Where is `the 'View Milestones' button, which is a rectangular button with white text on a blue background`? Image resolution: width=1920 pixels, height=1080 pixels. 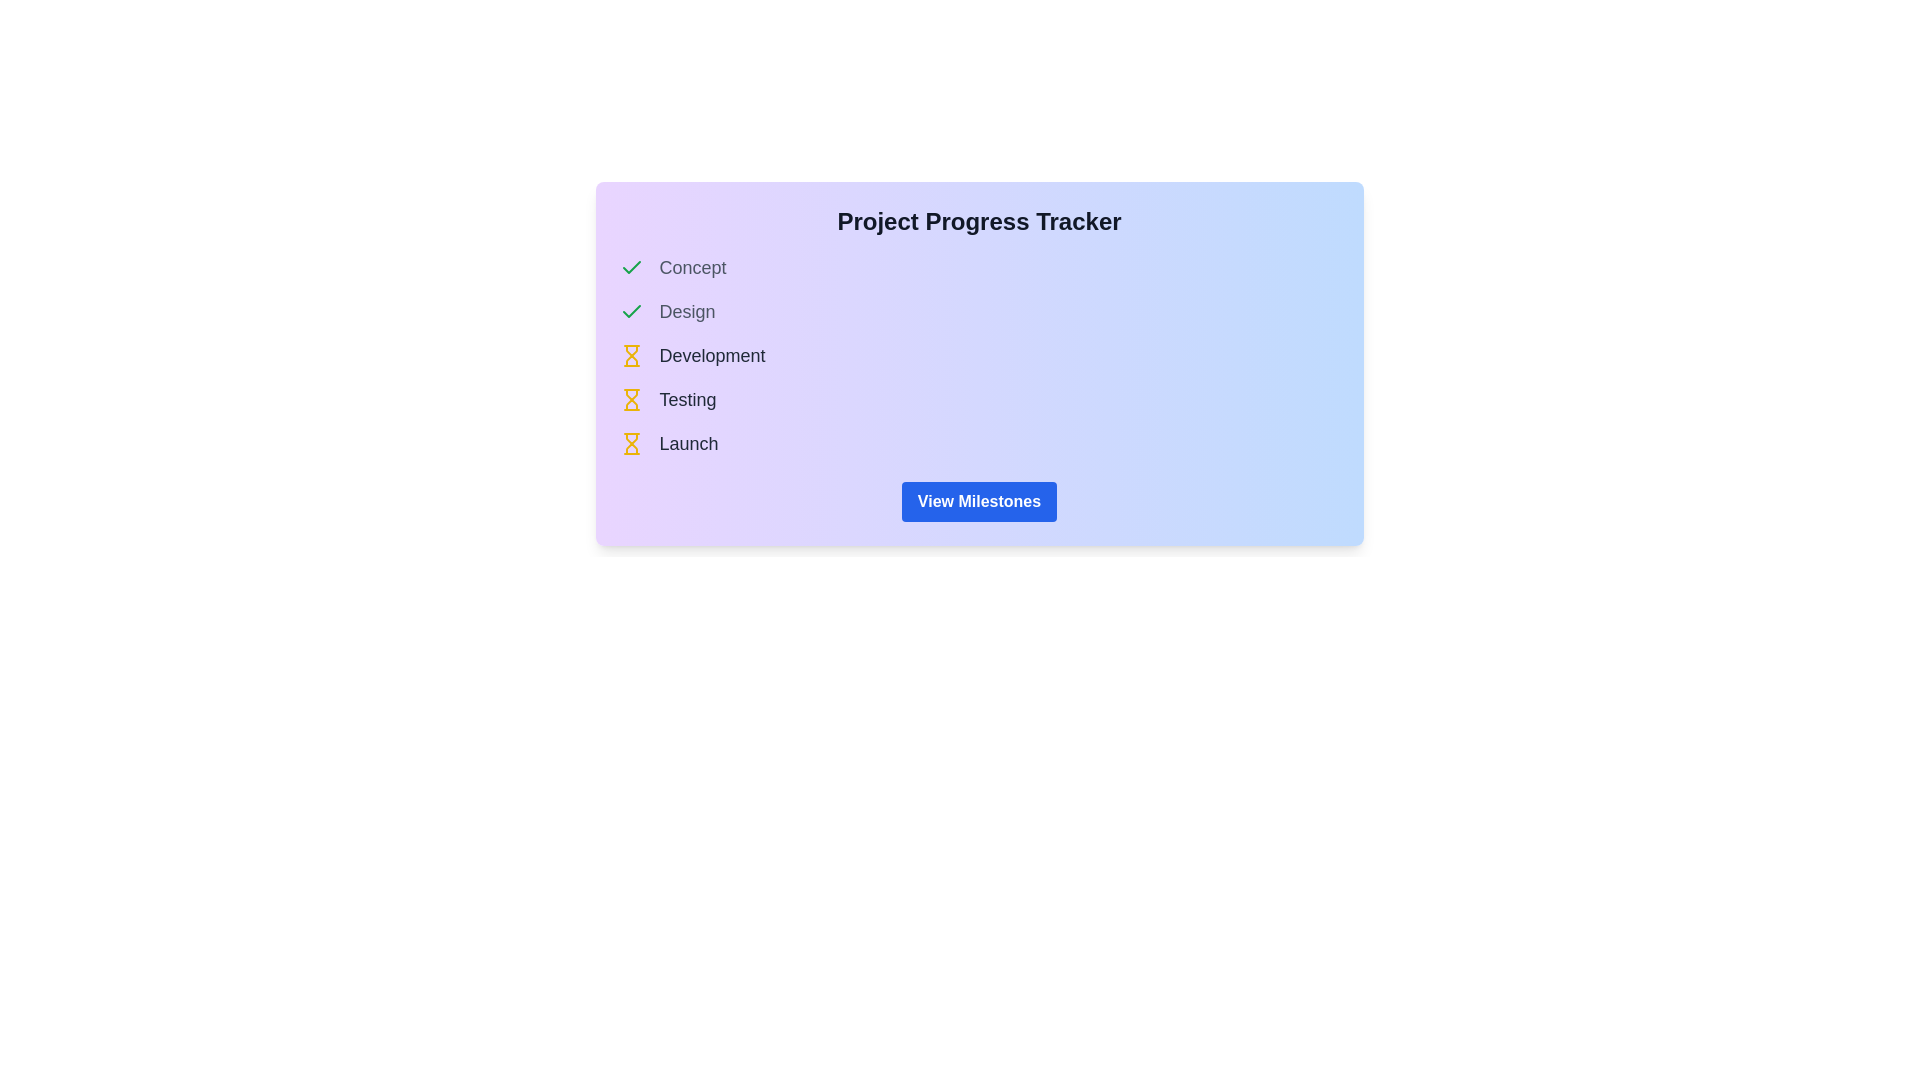
the 'View Milestones' button, which is a rectangular button with white text on a blue background is located at coordinates (979, 500).